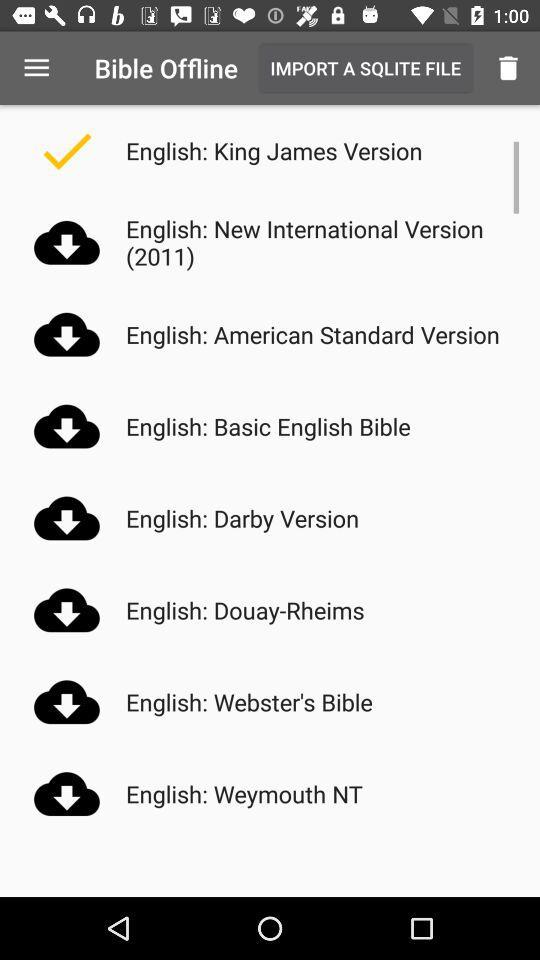  Describe the element at coordinates (364, 68) in the screenshot. I see `icon next to bible offline` at that location.